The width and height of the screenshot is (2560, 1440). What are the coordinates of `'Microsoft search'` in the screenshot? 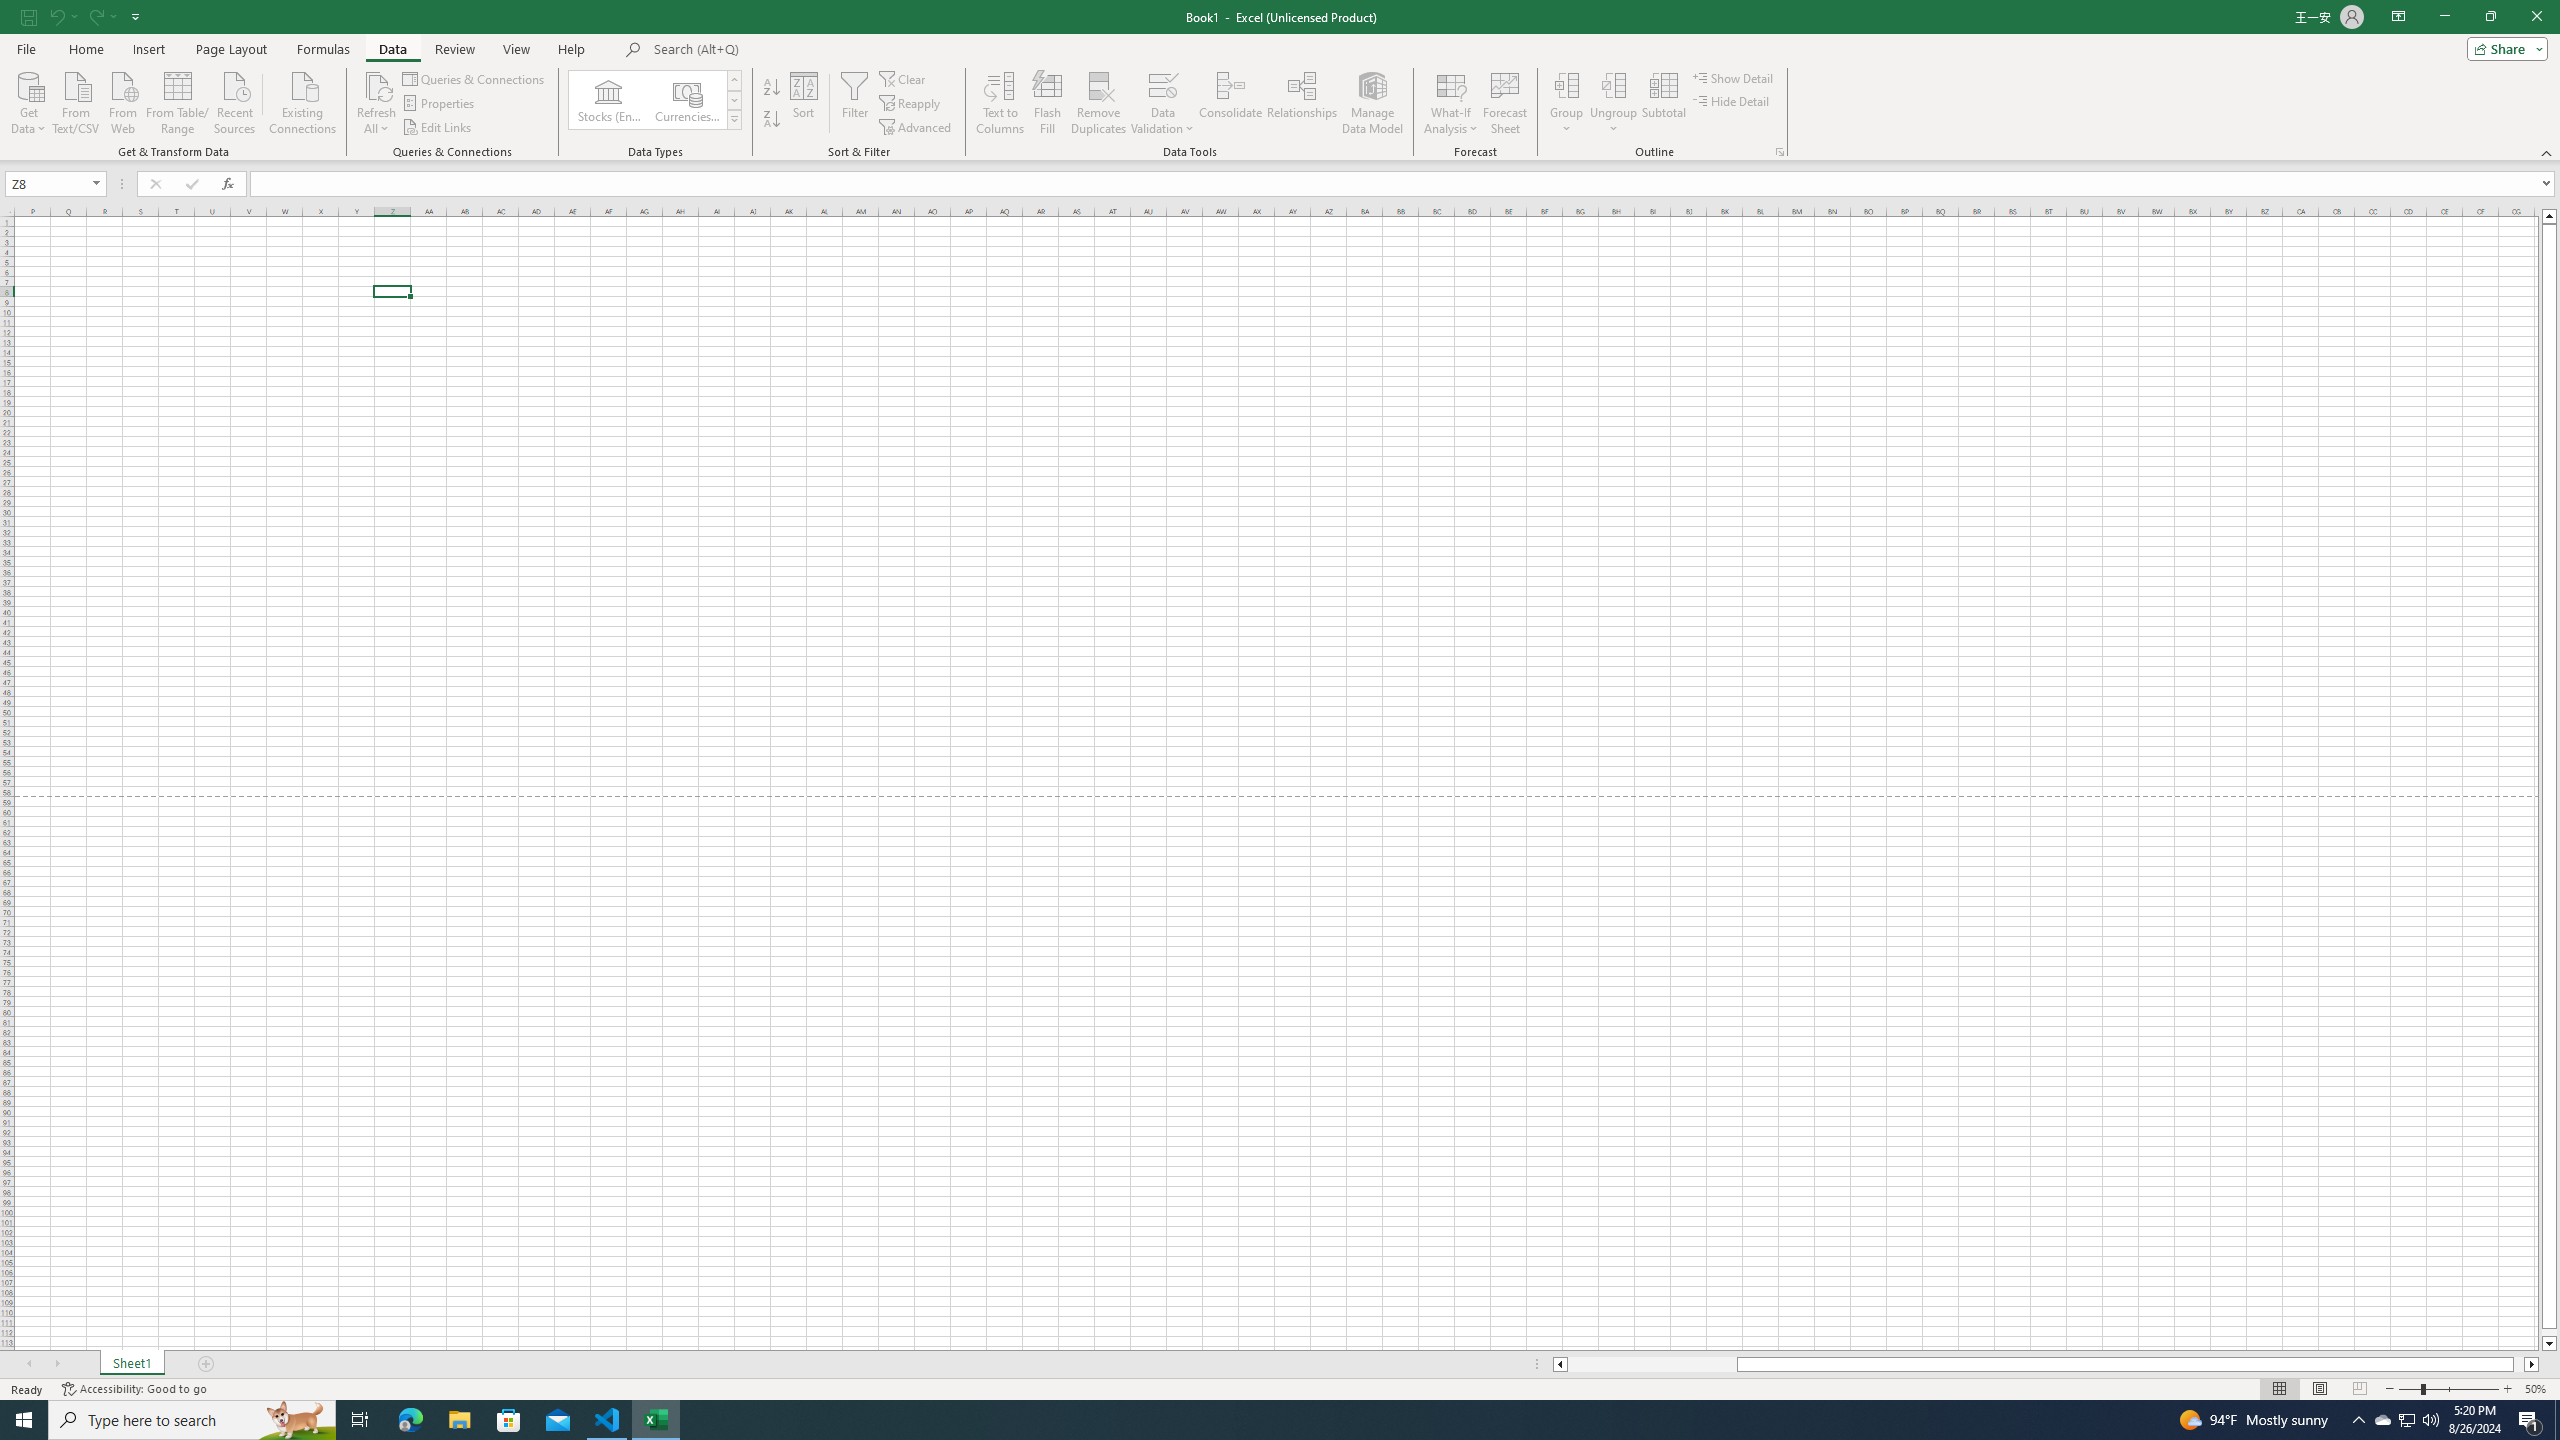 It's located at (791, 49).